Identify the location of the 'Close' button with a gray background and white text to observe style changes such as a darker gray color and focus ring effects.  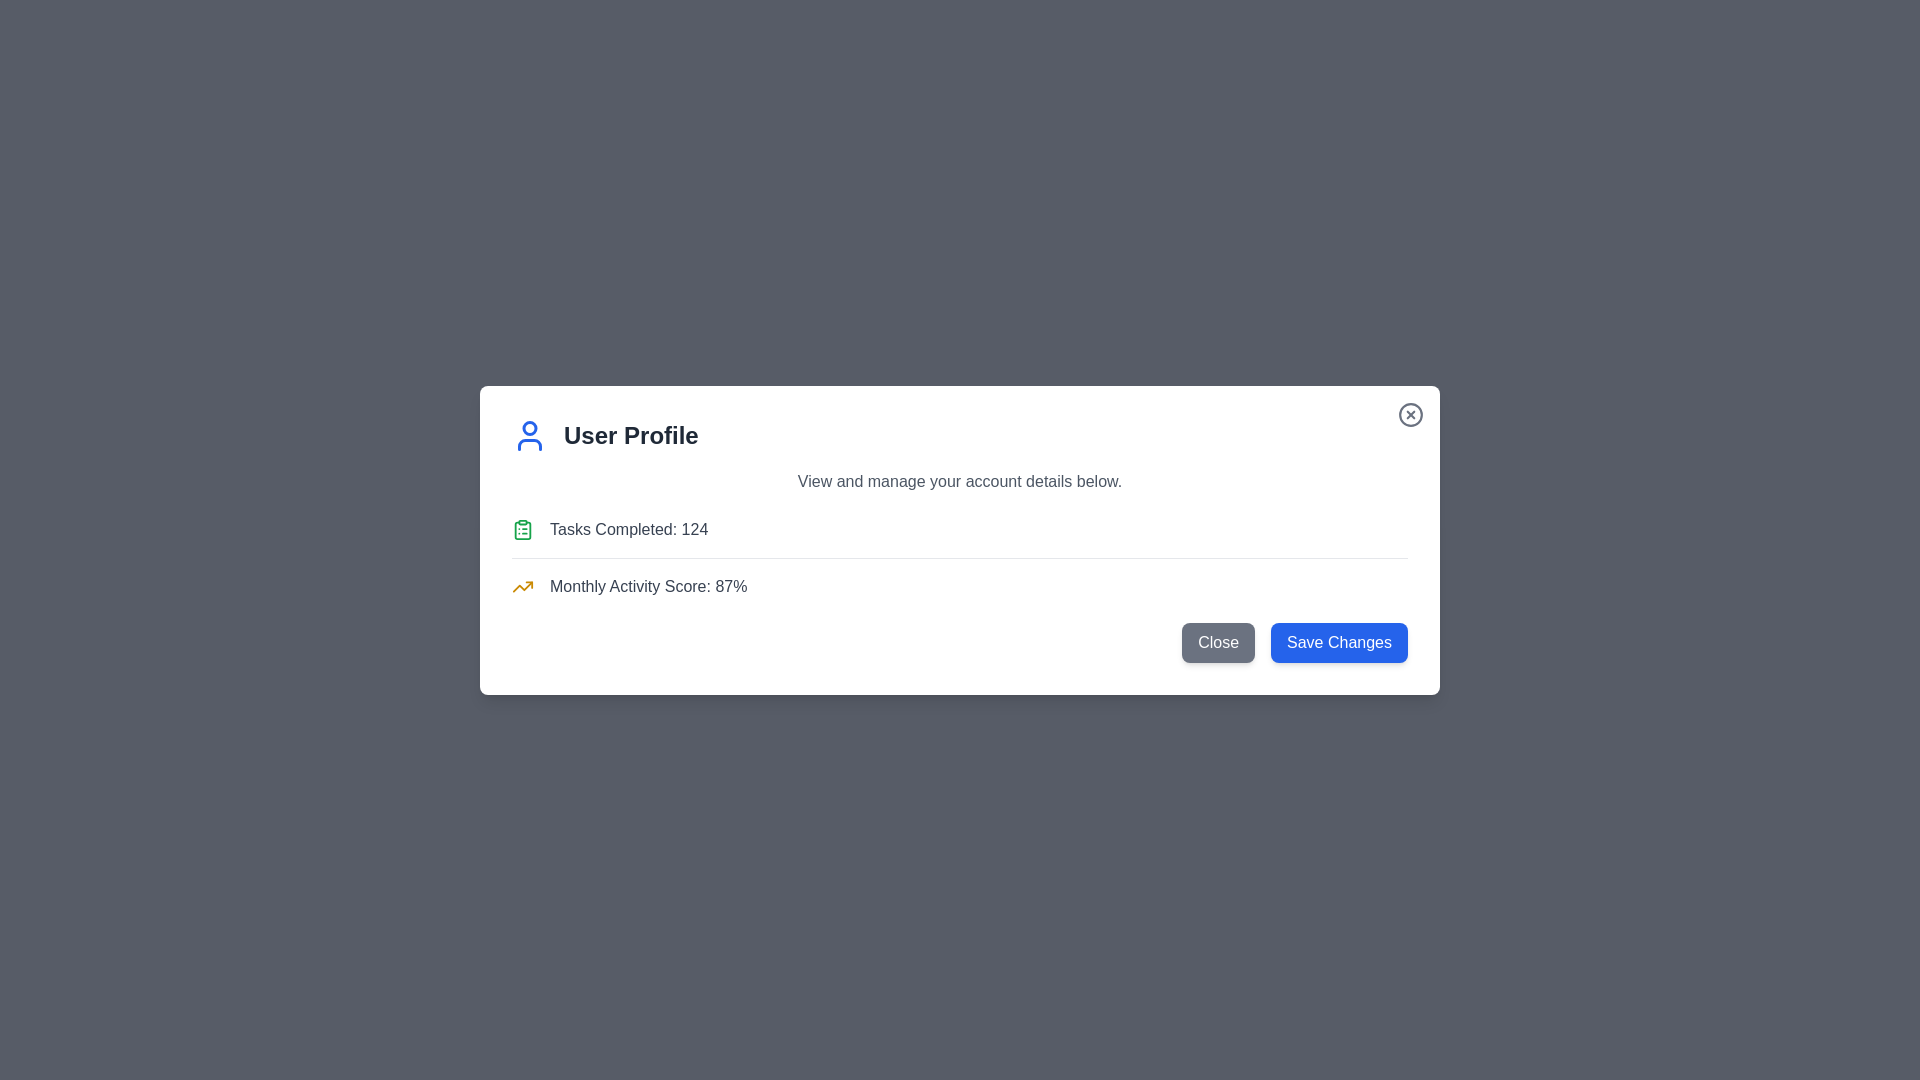
(1217, 642).